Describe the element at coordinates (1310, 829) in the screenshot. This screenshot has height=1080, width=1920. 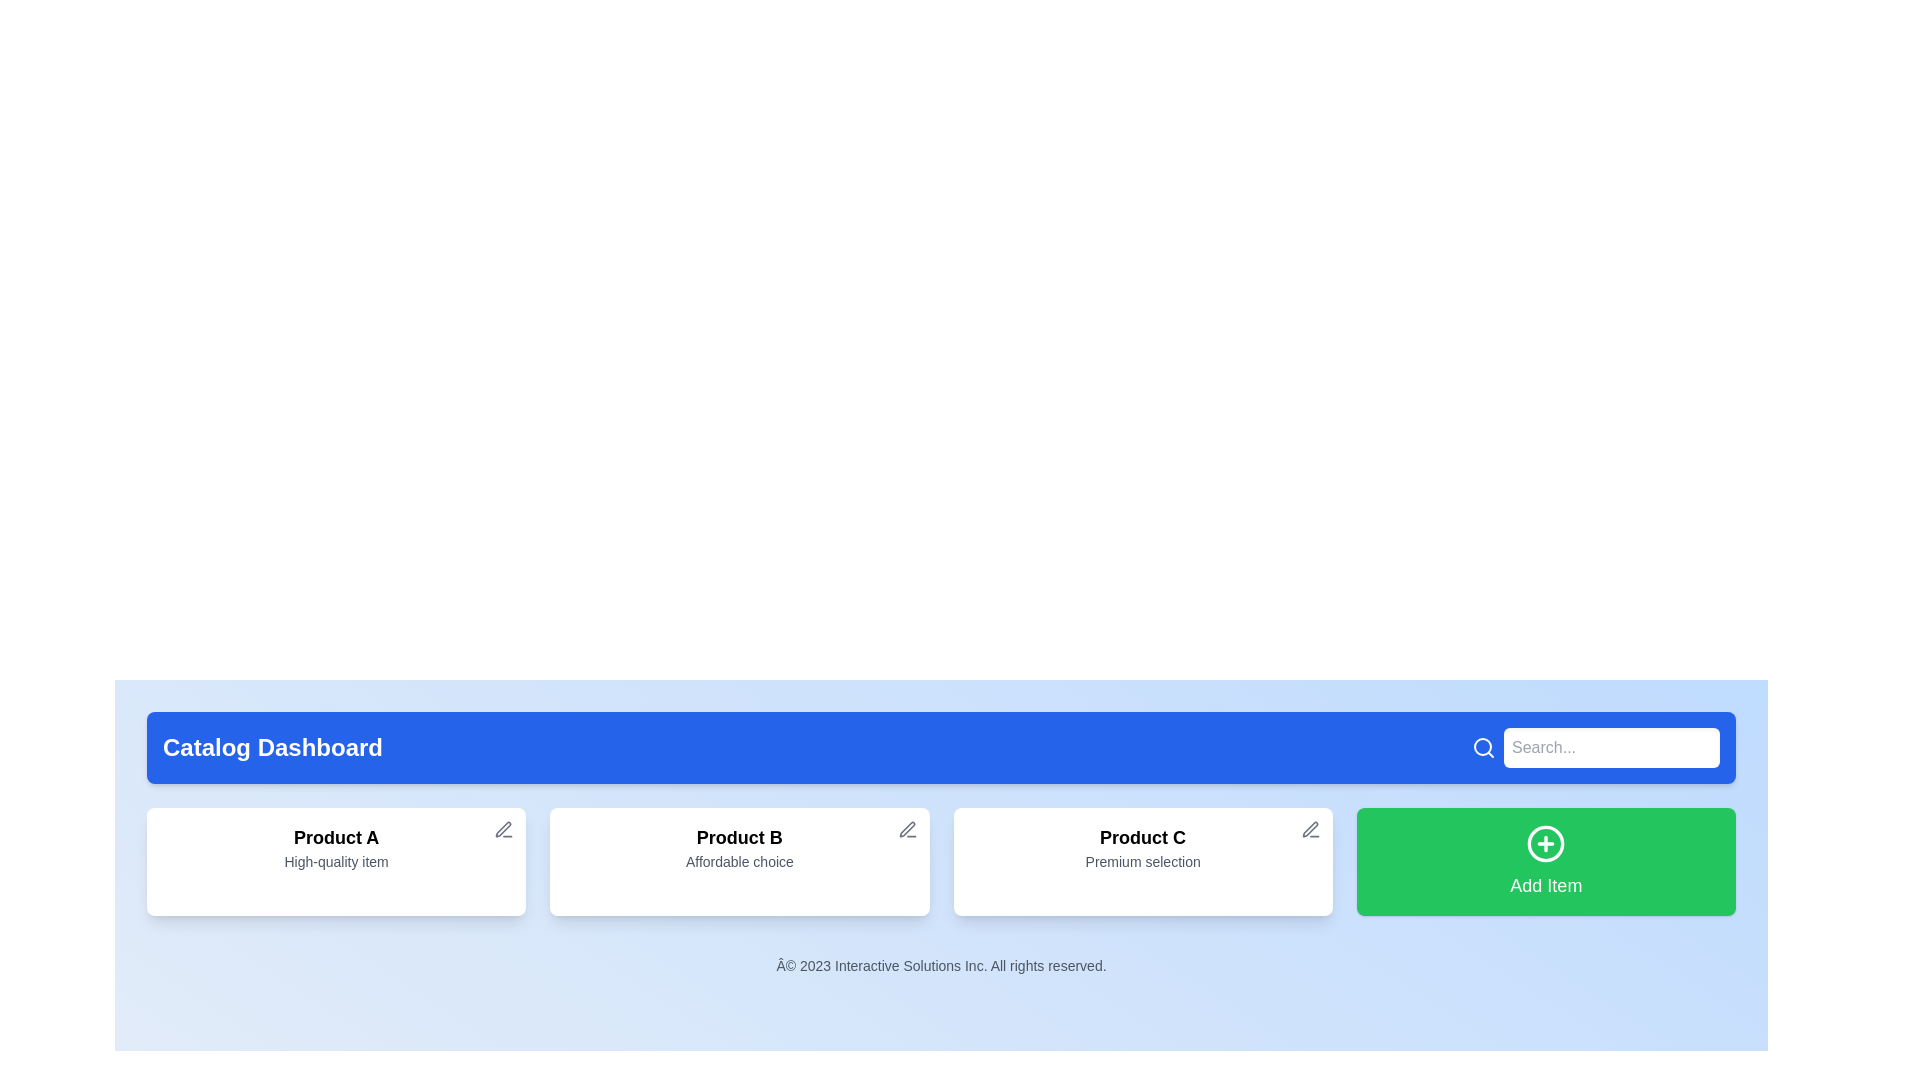
I see `the pen icon button located in the top-right corner of the 'Product C' card, which changes color to blue when hovered over` at that location.